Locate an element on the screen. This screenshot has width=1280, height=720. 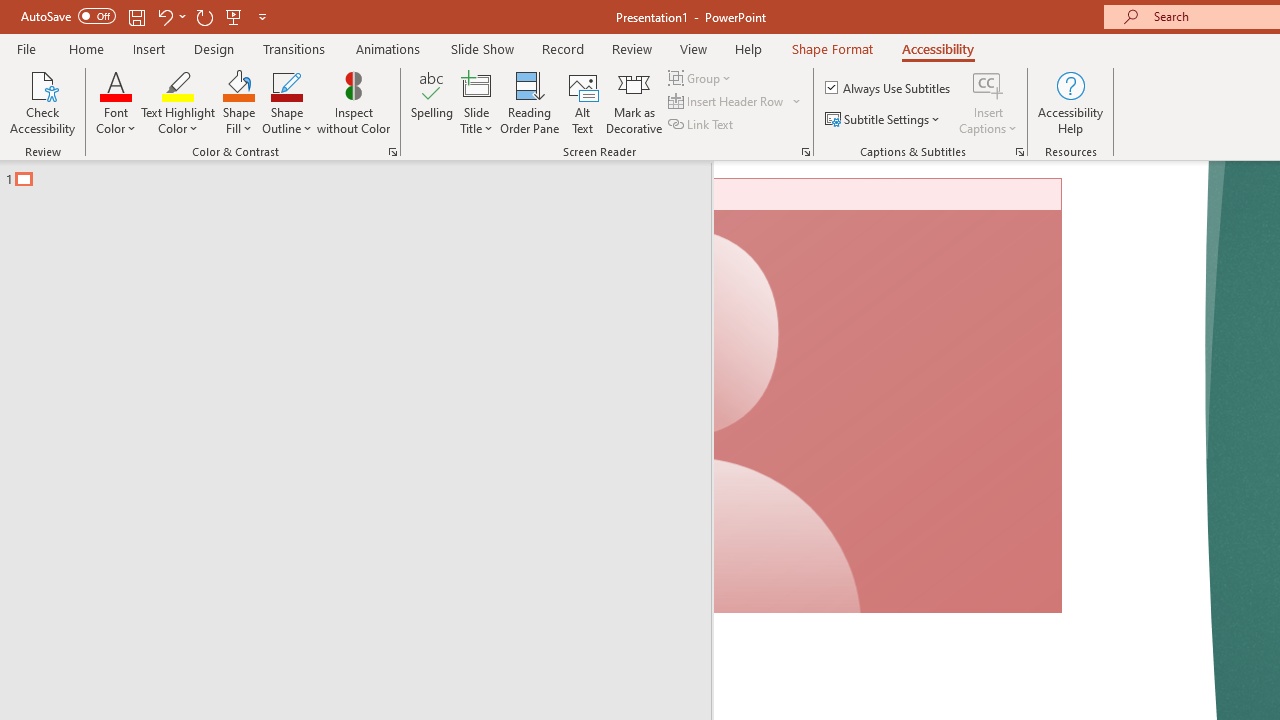
'Spelling...' is located at coordinates (431, 103).